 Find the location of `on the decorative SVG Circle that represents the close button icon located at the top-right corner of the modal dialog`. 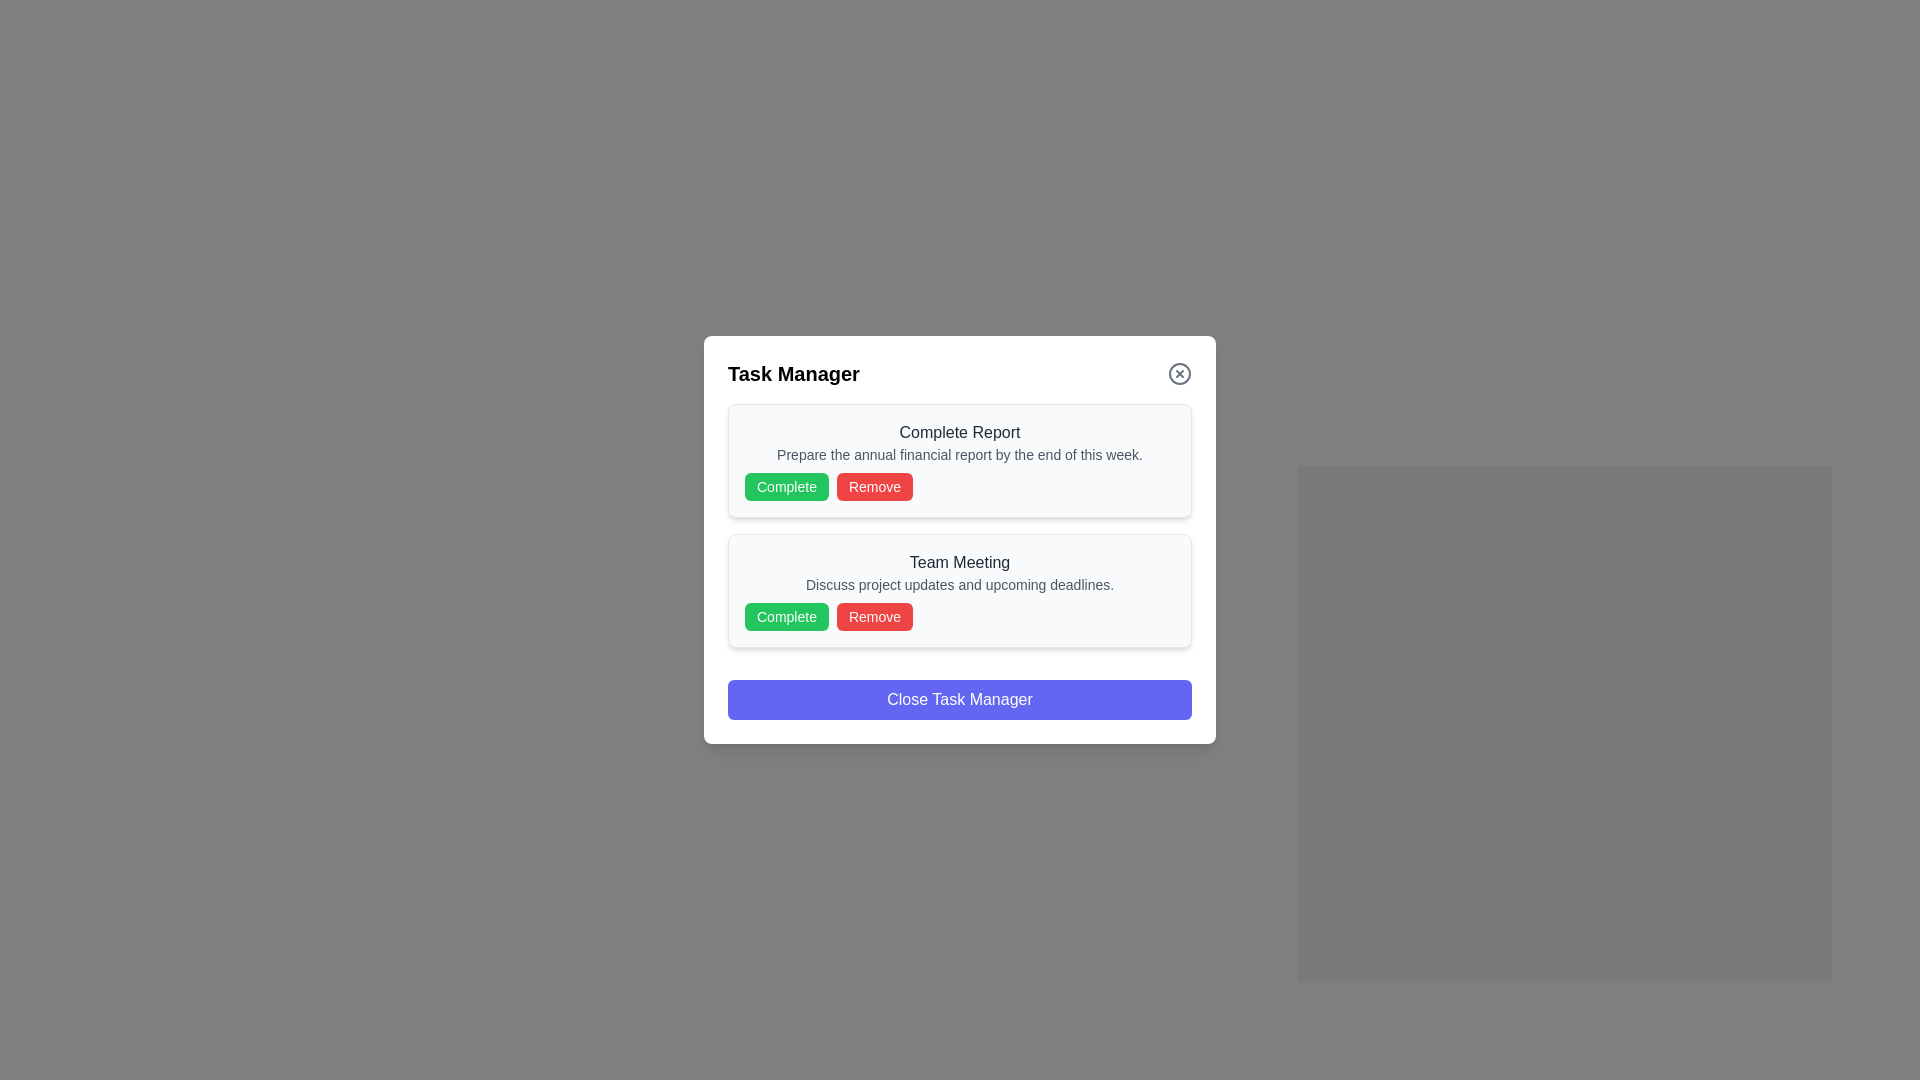

on the decorative SVG Circle that represents the close button icon located at the top-right corner of the modal dialog is located at coordinates (1180, 374).